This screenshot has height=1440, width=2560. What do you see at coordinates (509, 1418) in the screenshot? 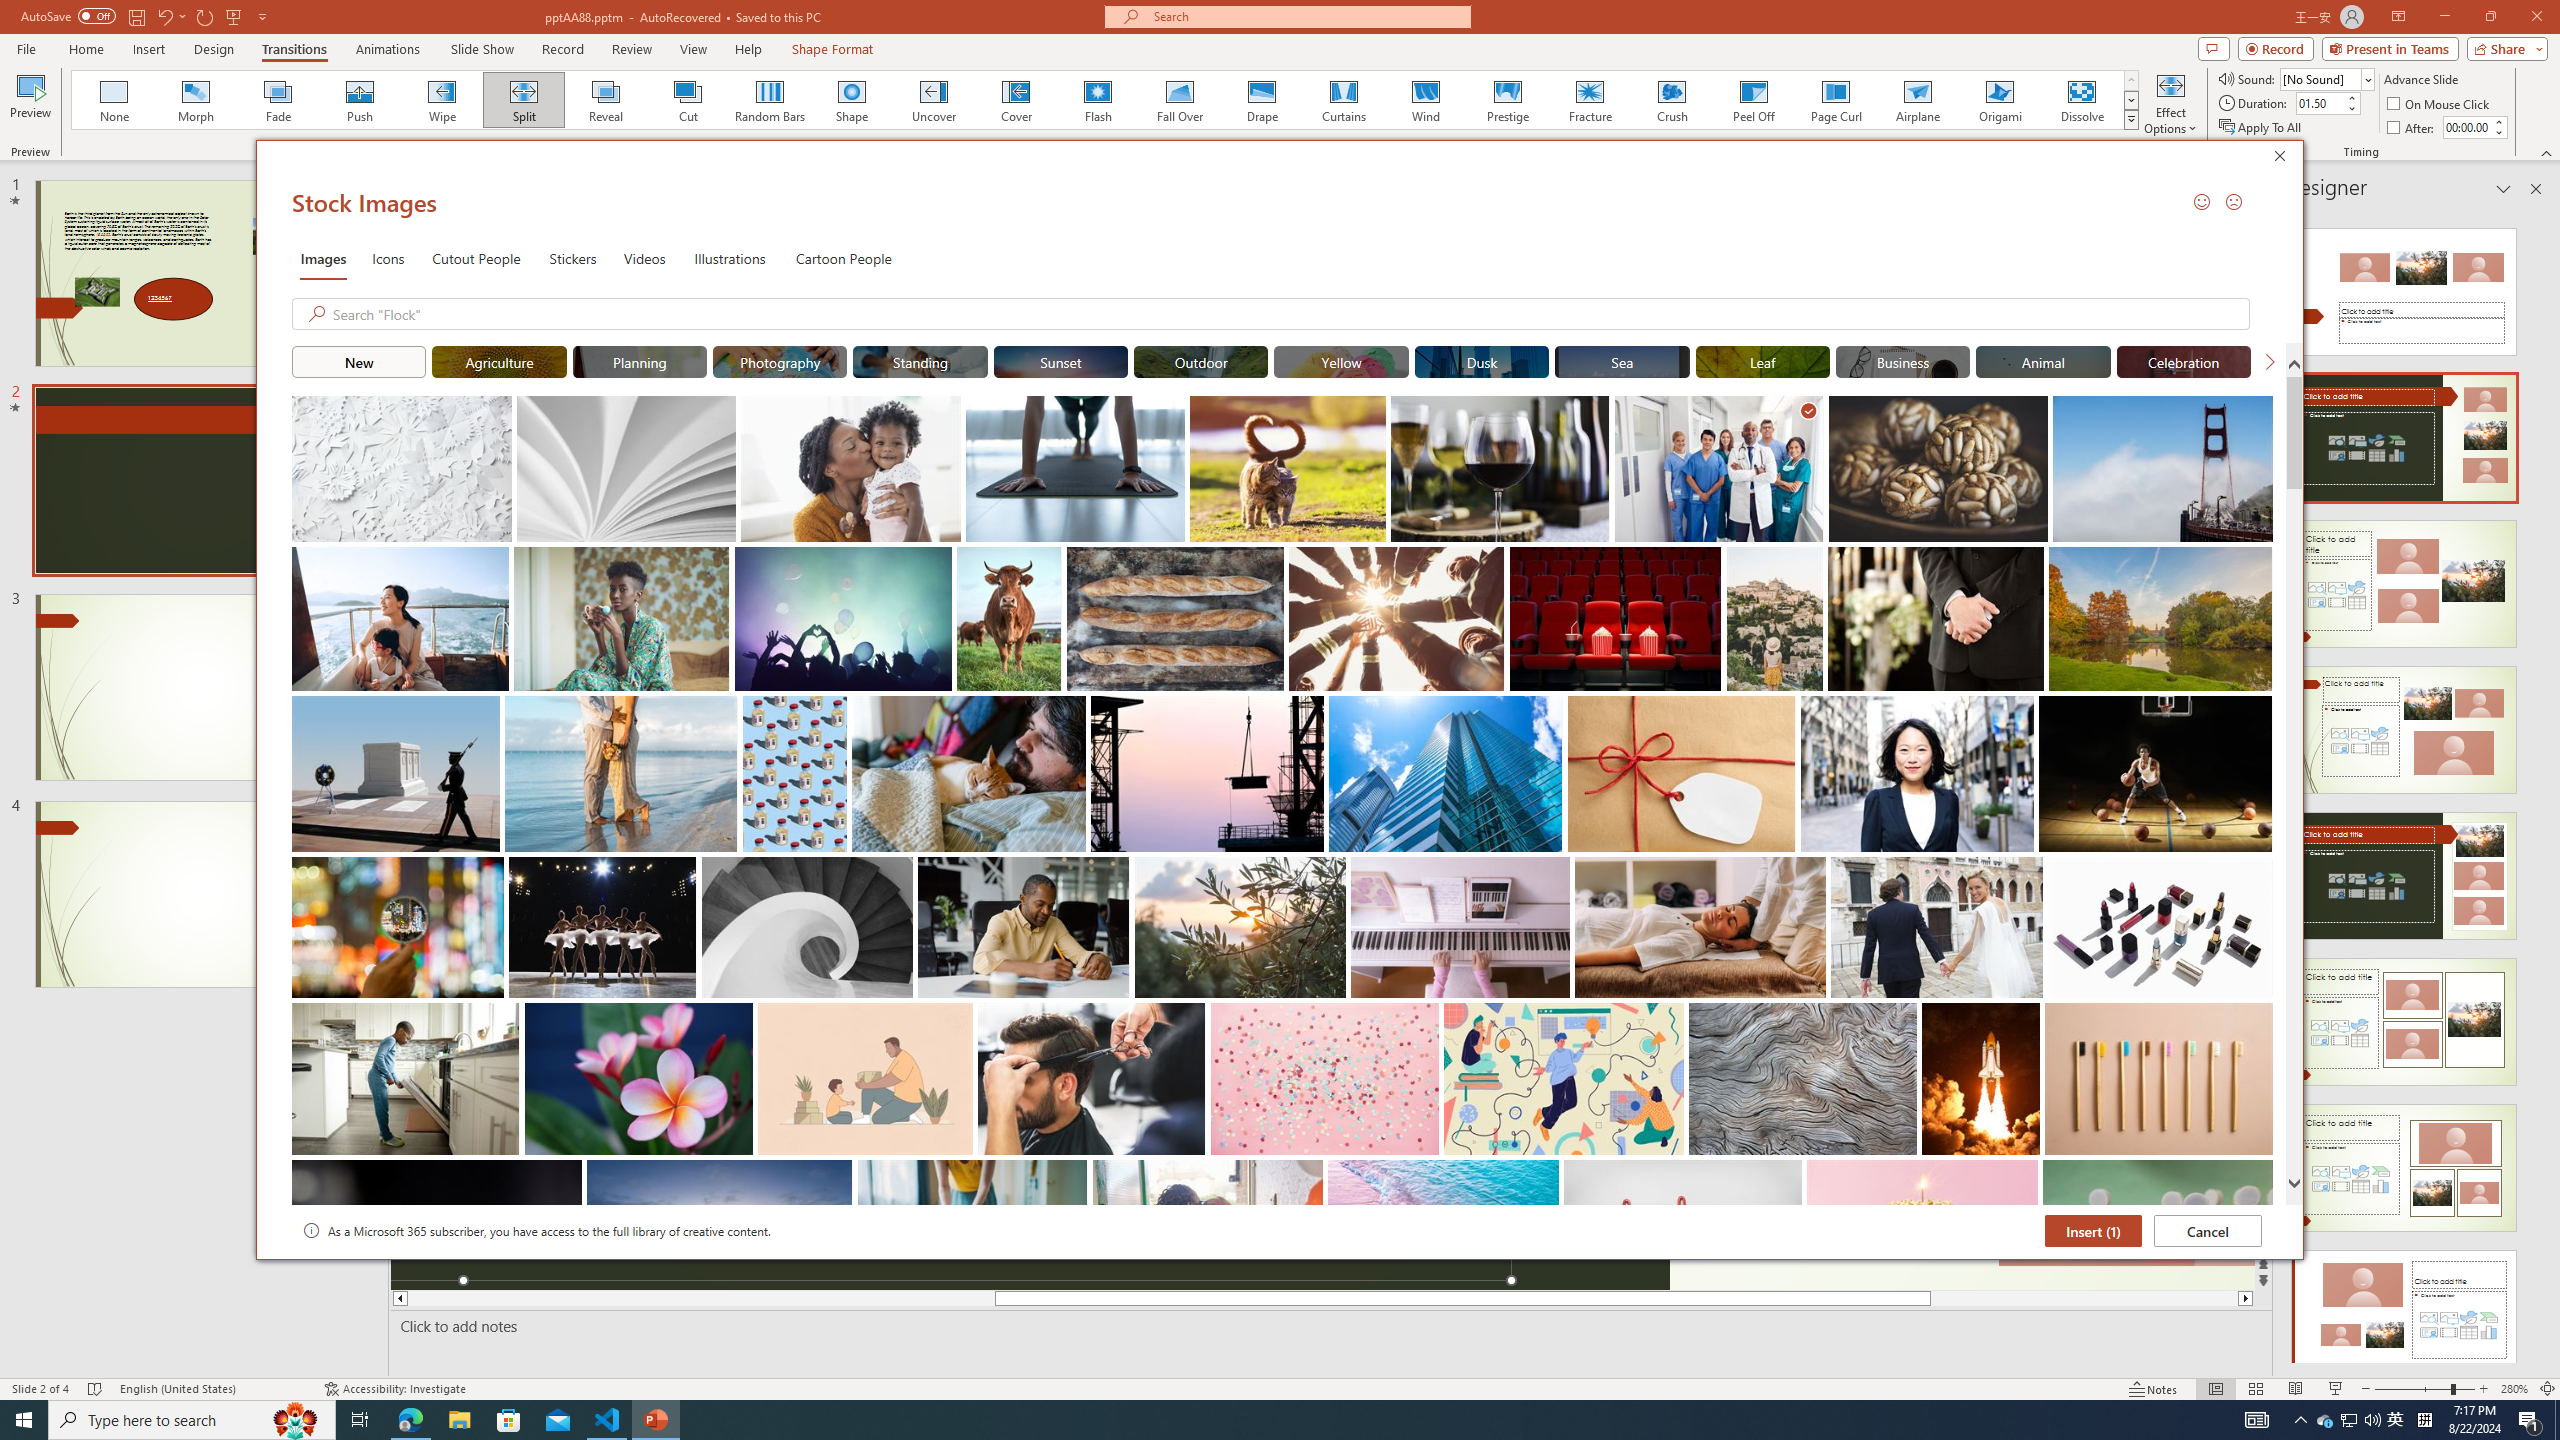
I see `'Microsoft Store'` at bounding box center [509, 1418].